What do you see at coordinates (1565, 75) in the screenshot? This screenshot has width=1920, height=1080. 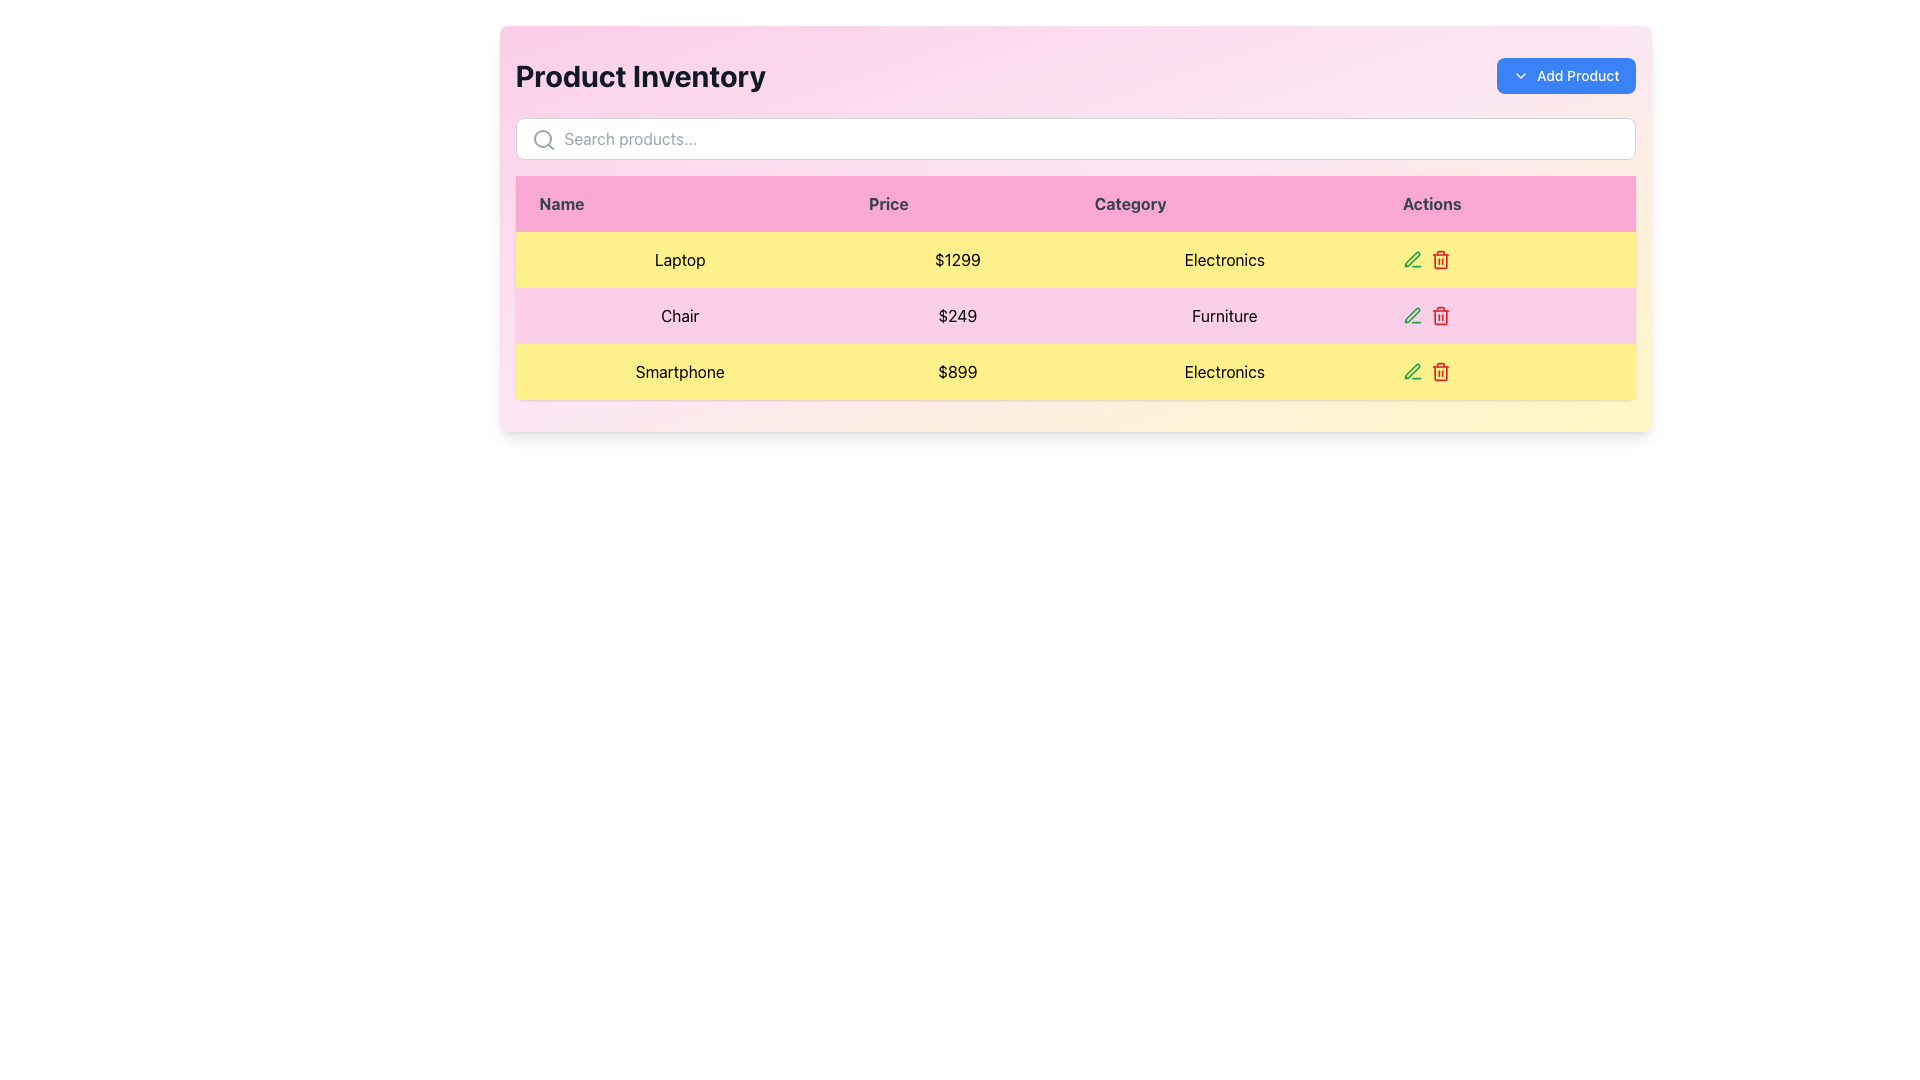 I see `the blue 'Add Product' button with a dropdown indicator located at the top right corner of the interface` at bounding box center [1565, 75].